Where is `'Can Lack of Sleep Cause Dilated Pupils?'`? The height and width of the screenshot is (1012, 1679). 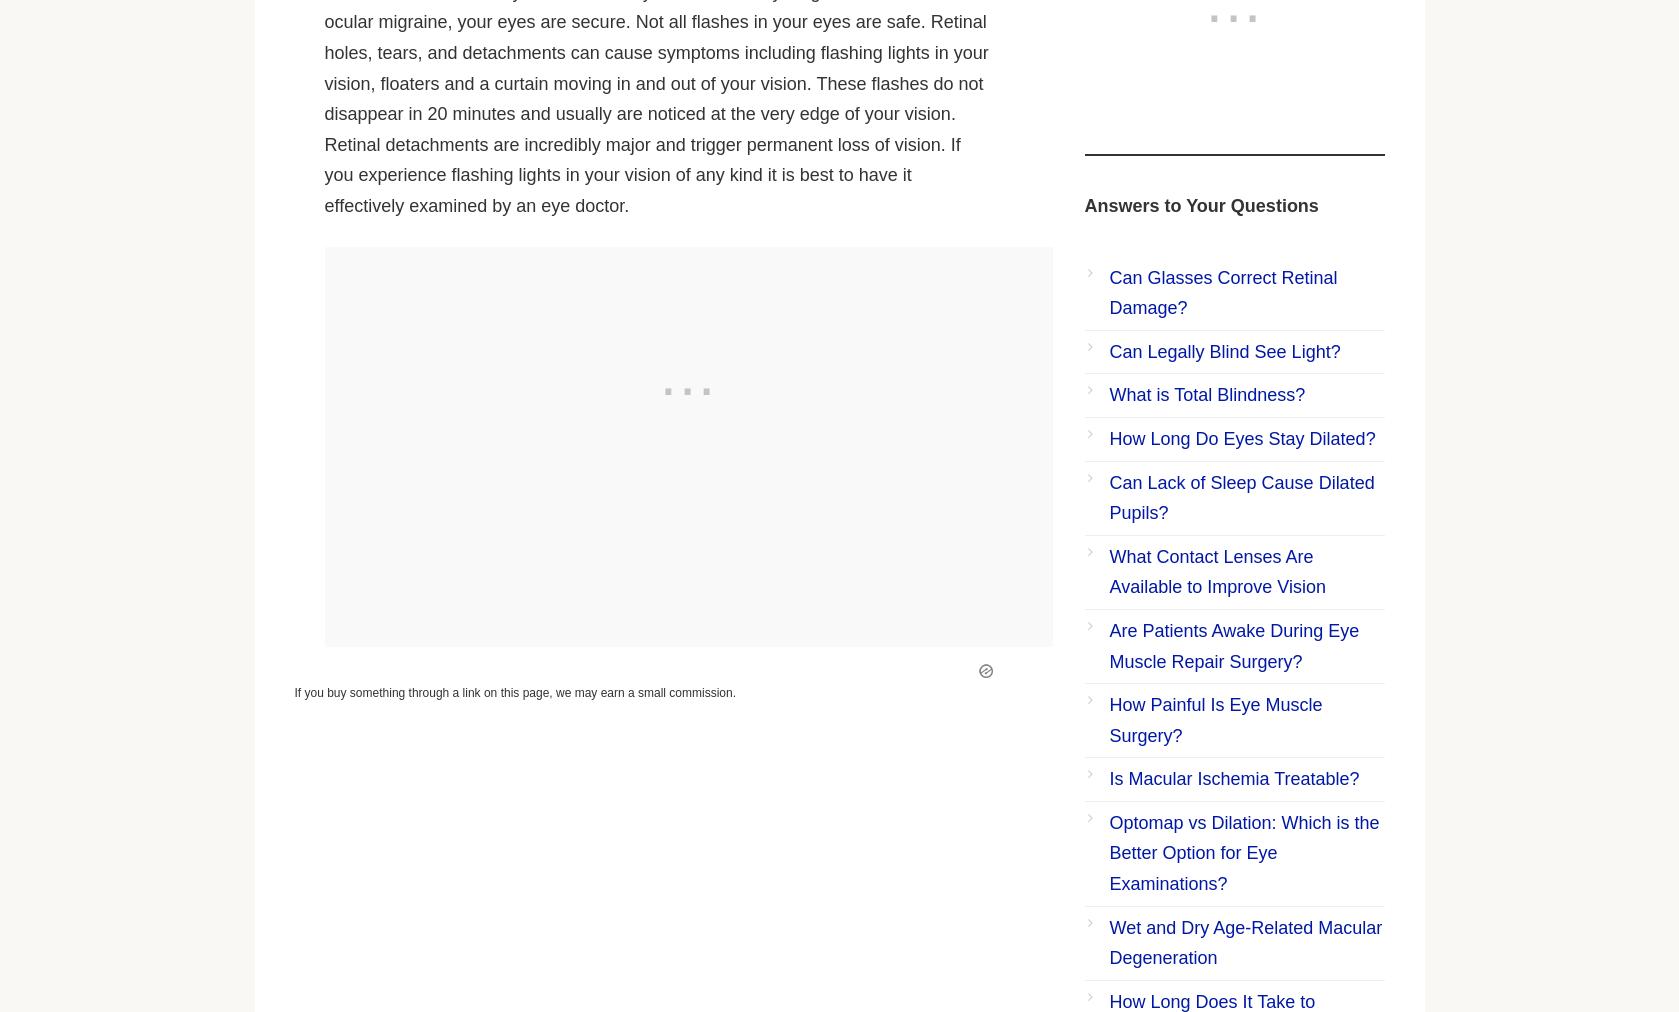 'Can Lack of Sleep Cause Dilated Pupils?' is located at coordinates (1240, 497).